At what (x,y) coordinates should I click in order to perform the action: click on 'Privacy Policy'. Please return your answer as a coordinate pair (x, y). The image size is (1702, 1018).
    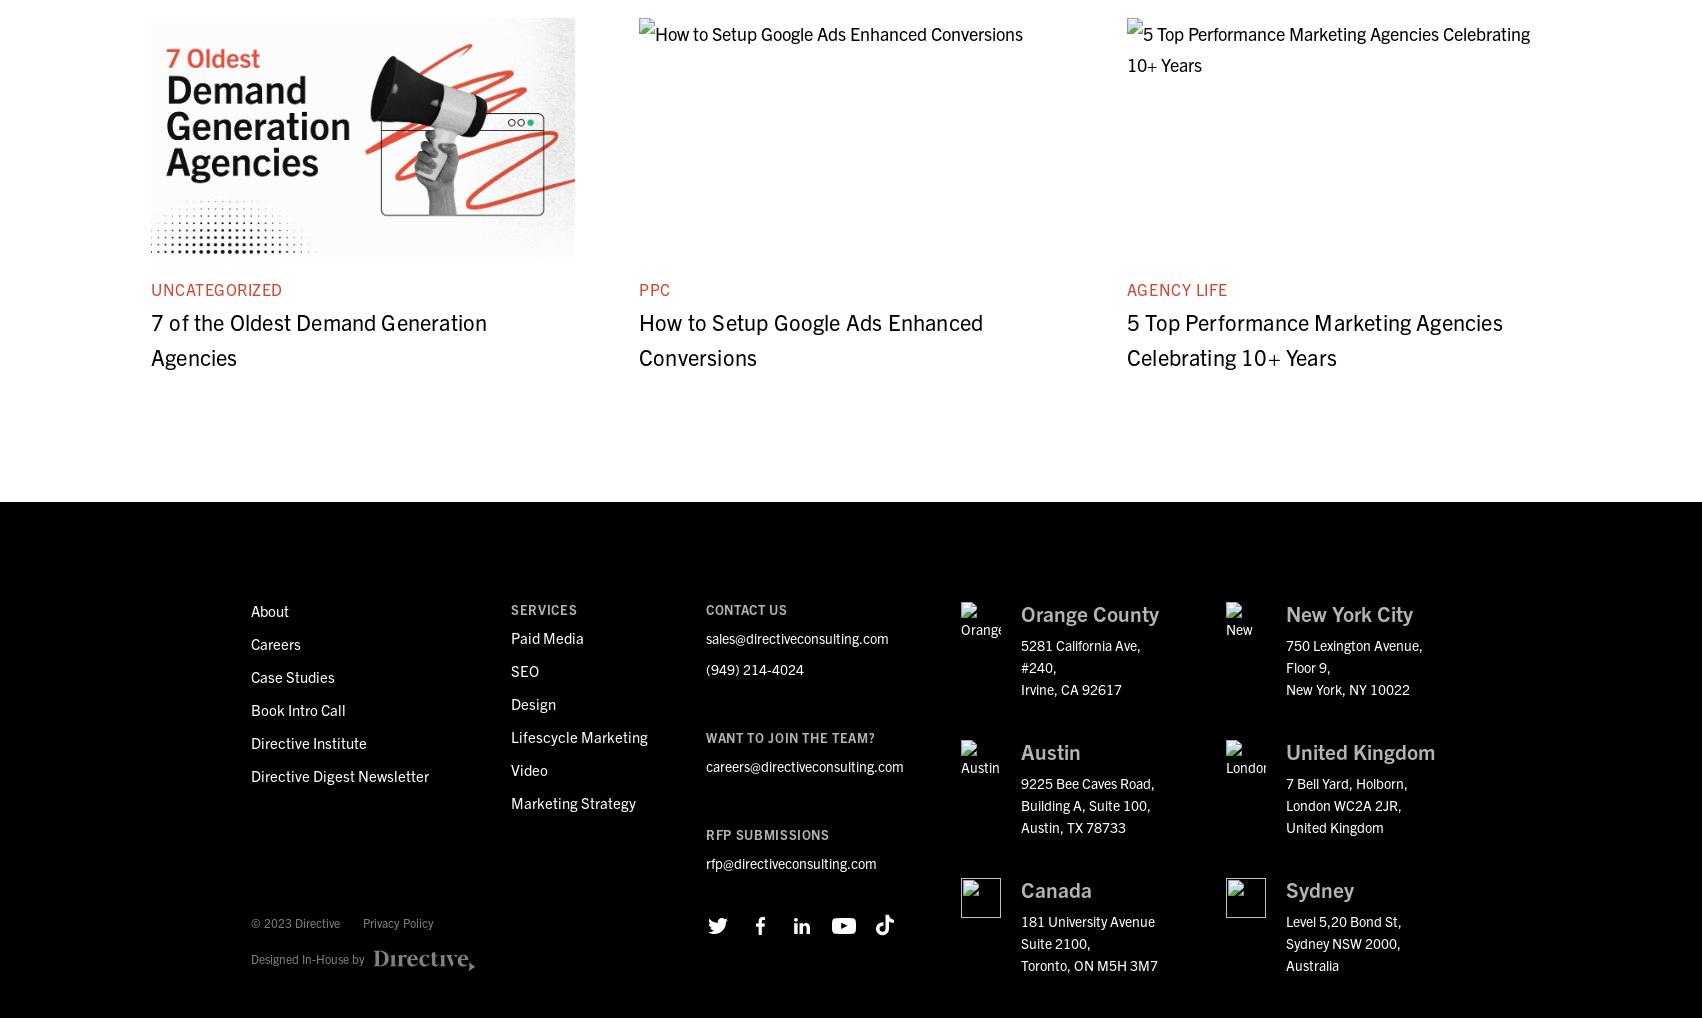
    Looking at the image, I should click on (398, 921).